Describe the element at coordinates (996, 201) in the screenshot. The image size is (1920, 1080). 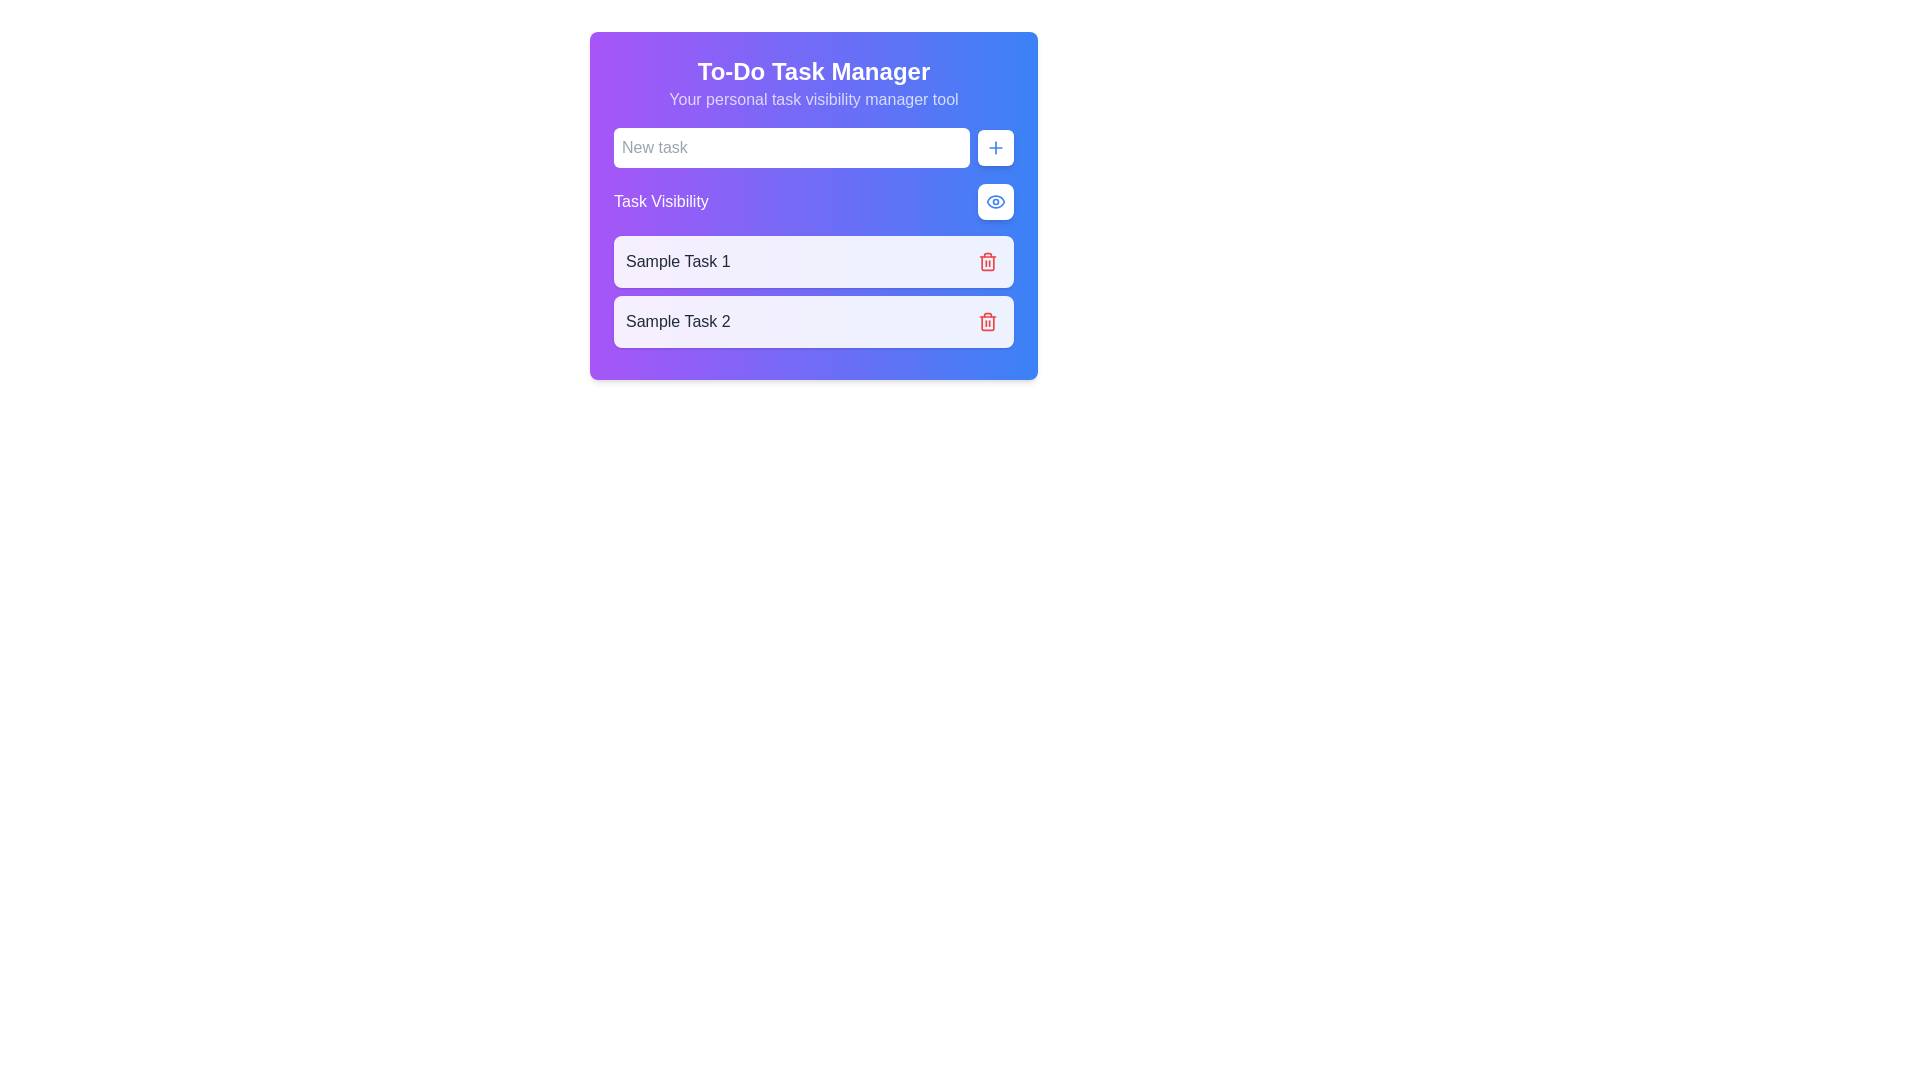
I see `the visibility toggle icon located centrally within the small square button on the right side of the interface` at that location.